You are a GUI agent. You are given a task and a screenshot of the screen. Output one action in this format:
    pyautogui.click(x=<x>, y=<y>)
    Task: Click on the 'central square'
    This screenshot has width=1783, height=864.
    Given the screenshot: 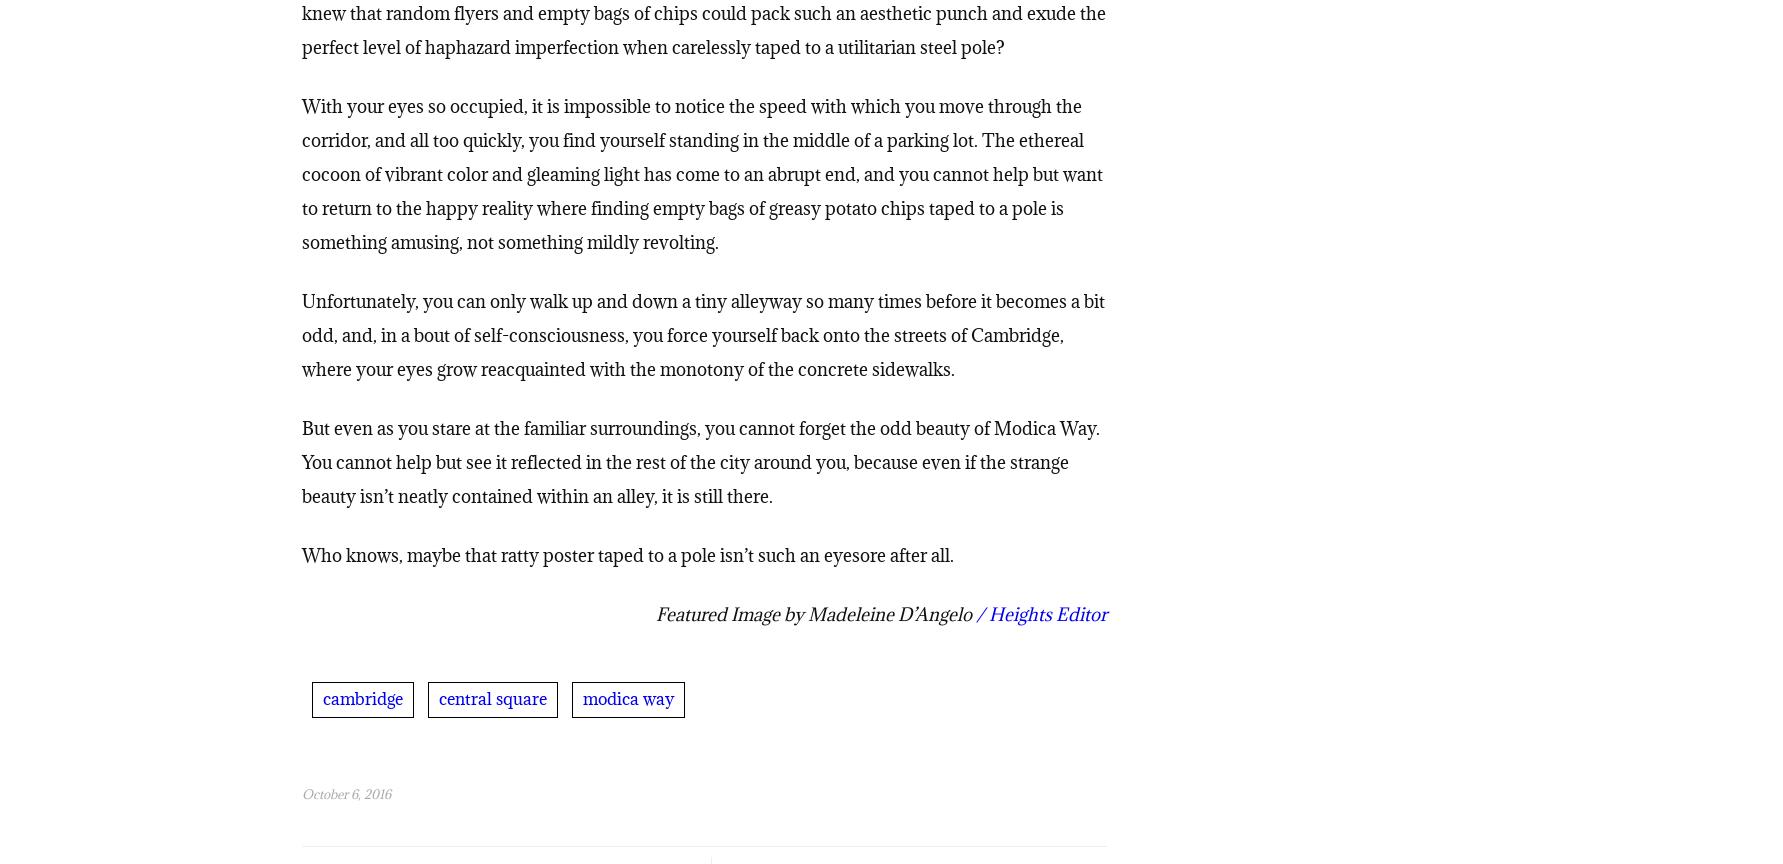 What is the action you would take?
    pyautogui.click(x=491, y=703)
    